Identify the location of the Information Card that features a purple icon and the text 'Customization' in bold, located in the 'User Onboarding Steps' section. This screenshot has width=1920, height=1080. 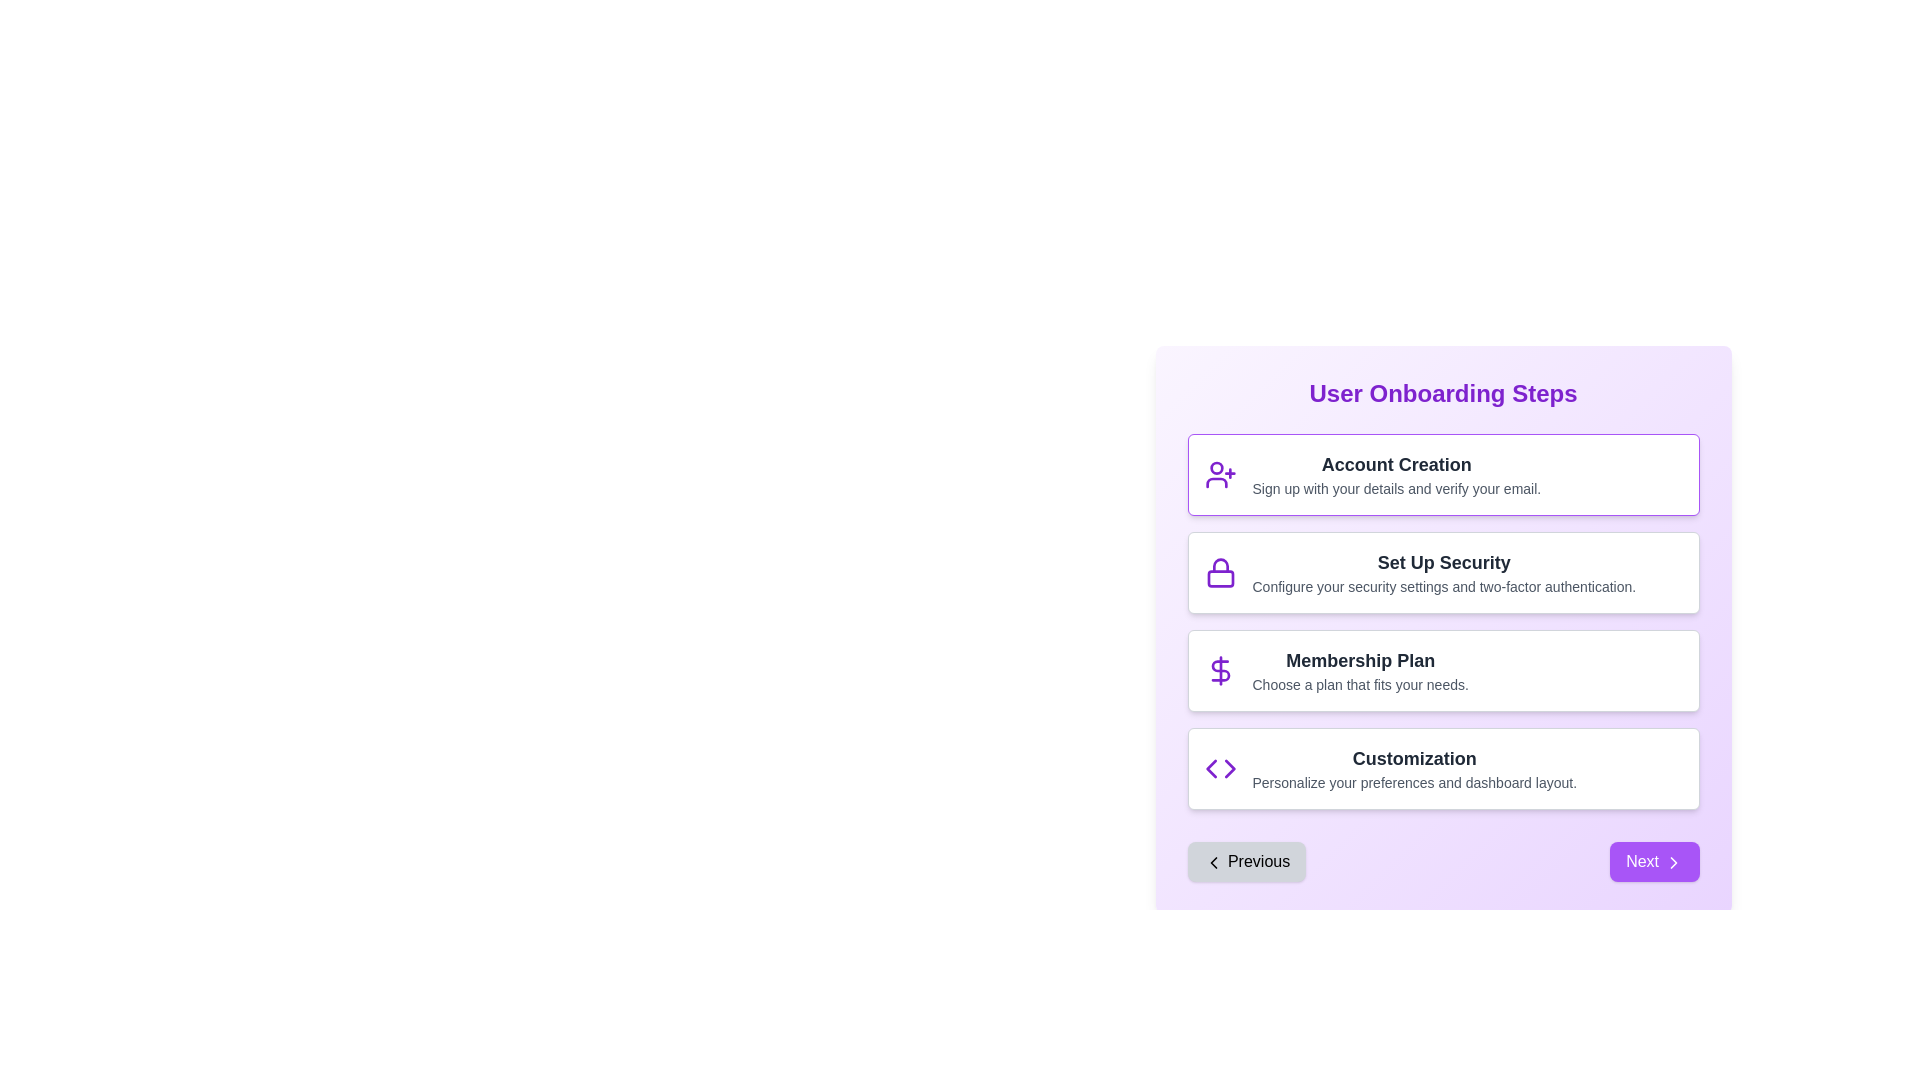
(1443, 767).